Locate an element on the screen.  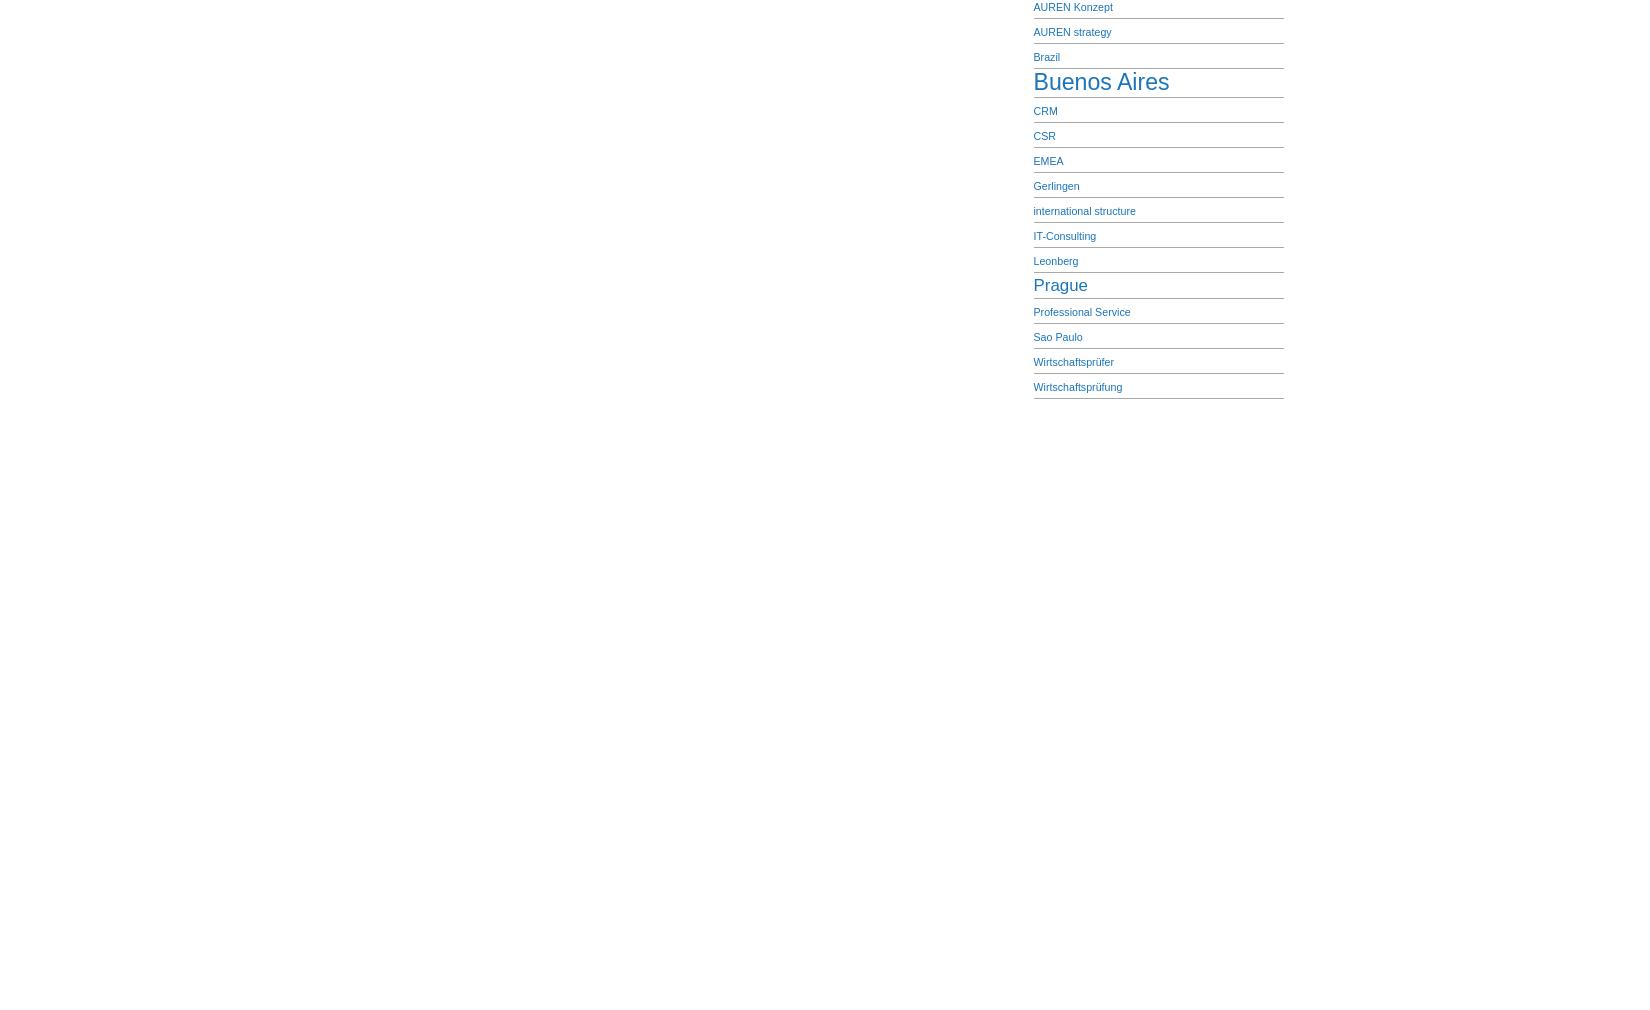
'| 
    	28 queries. 0,572 seconds.' is located at coordinates (848, 479).